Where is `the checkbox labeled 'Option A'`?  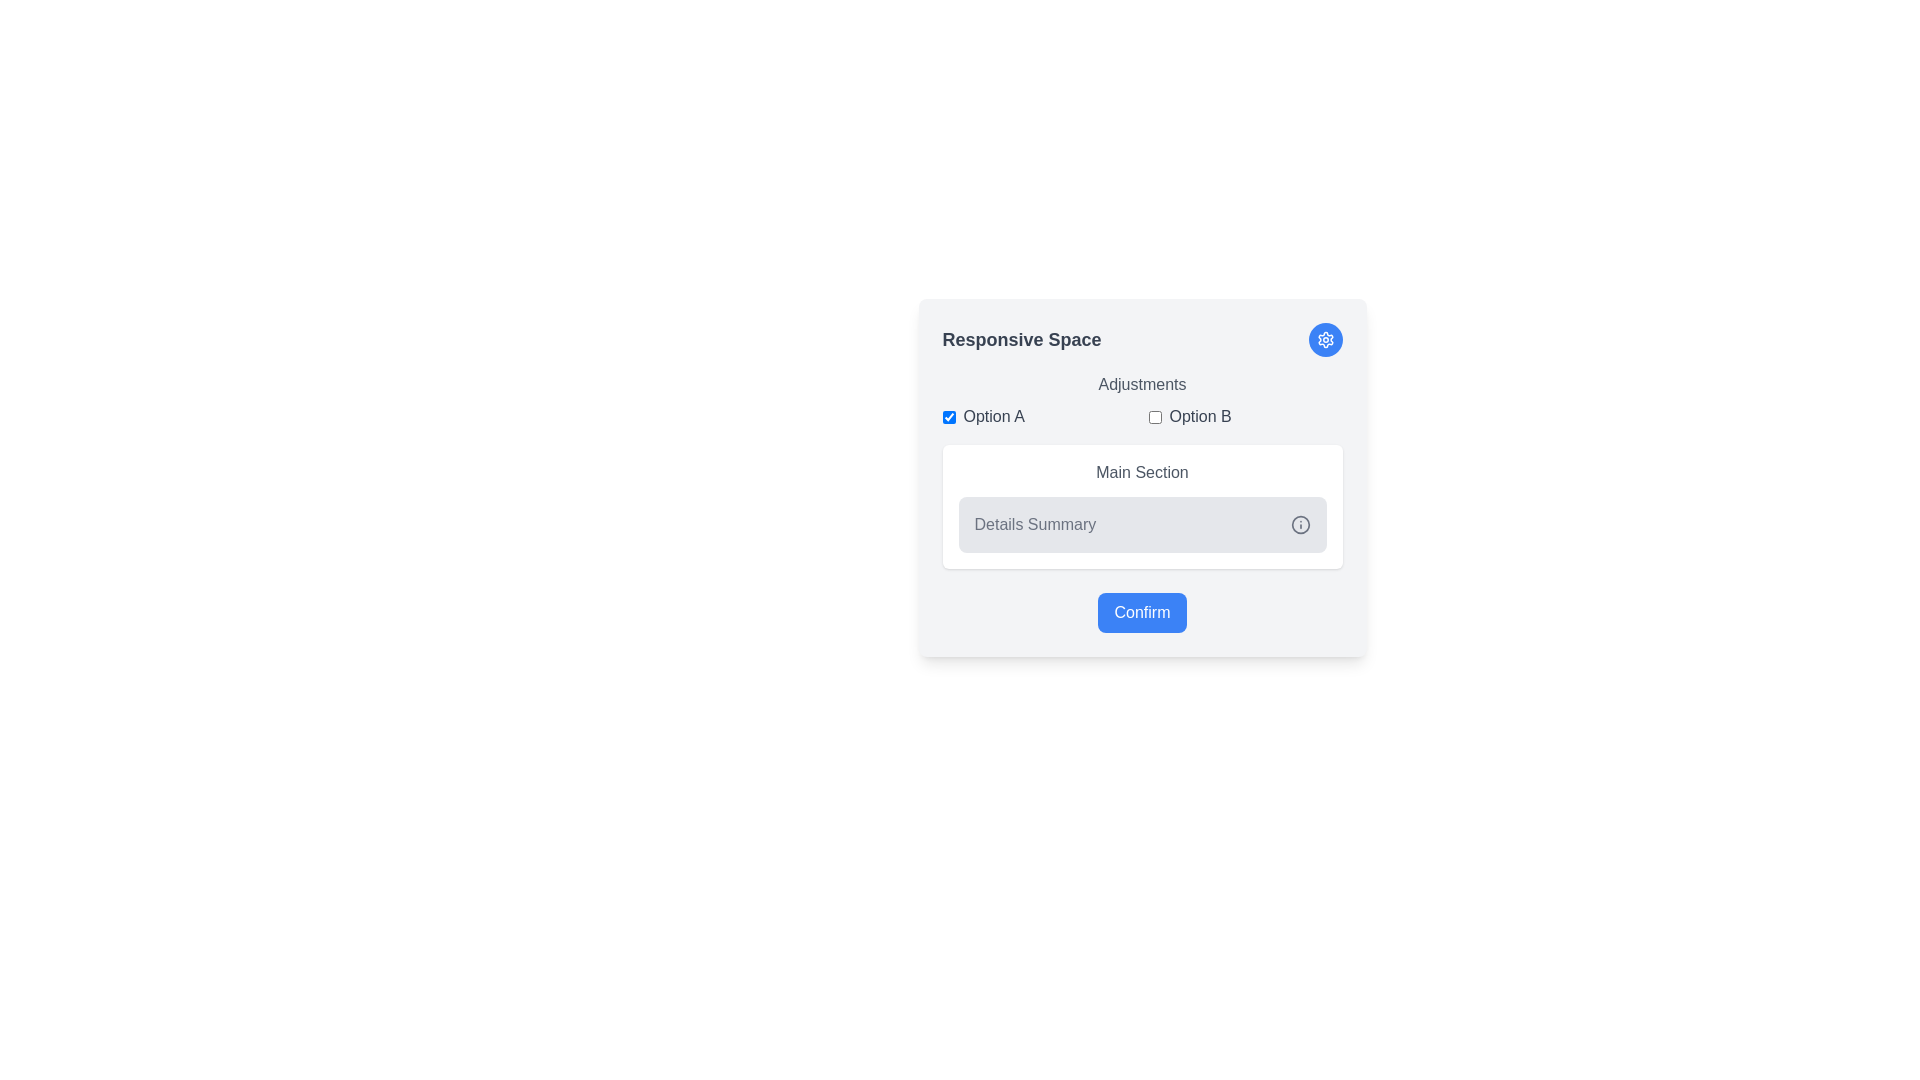 the checkbox labeled 'Option A' is located at coordinates (1039, 415).